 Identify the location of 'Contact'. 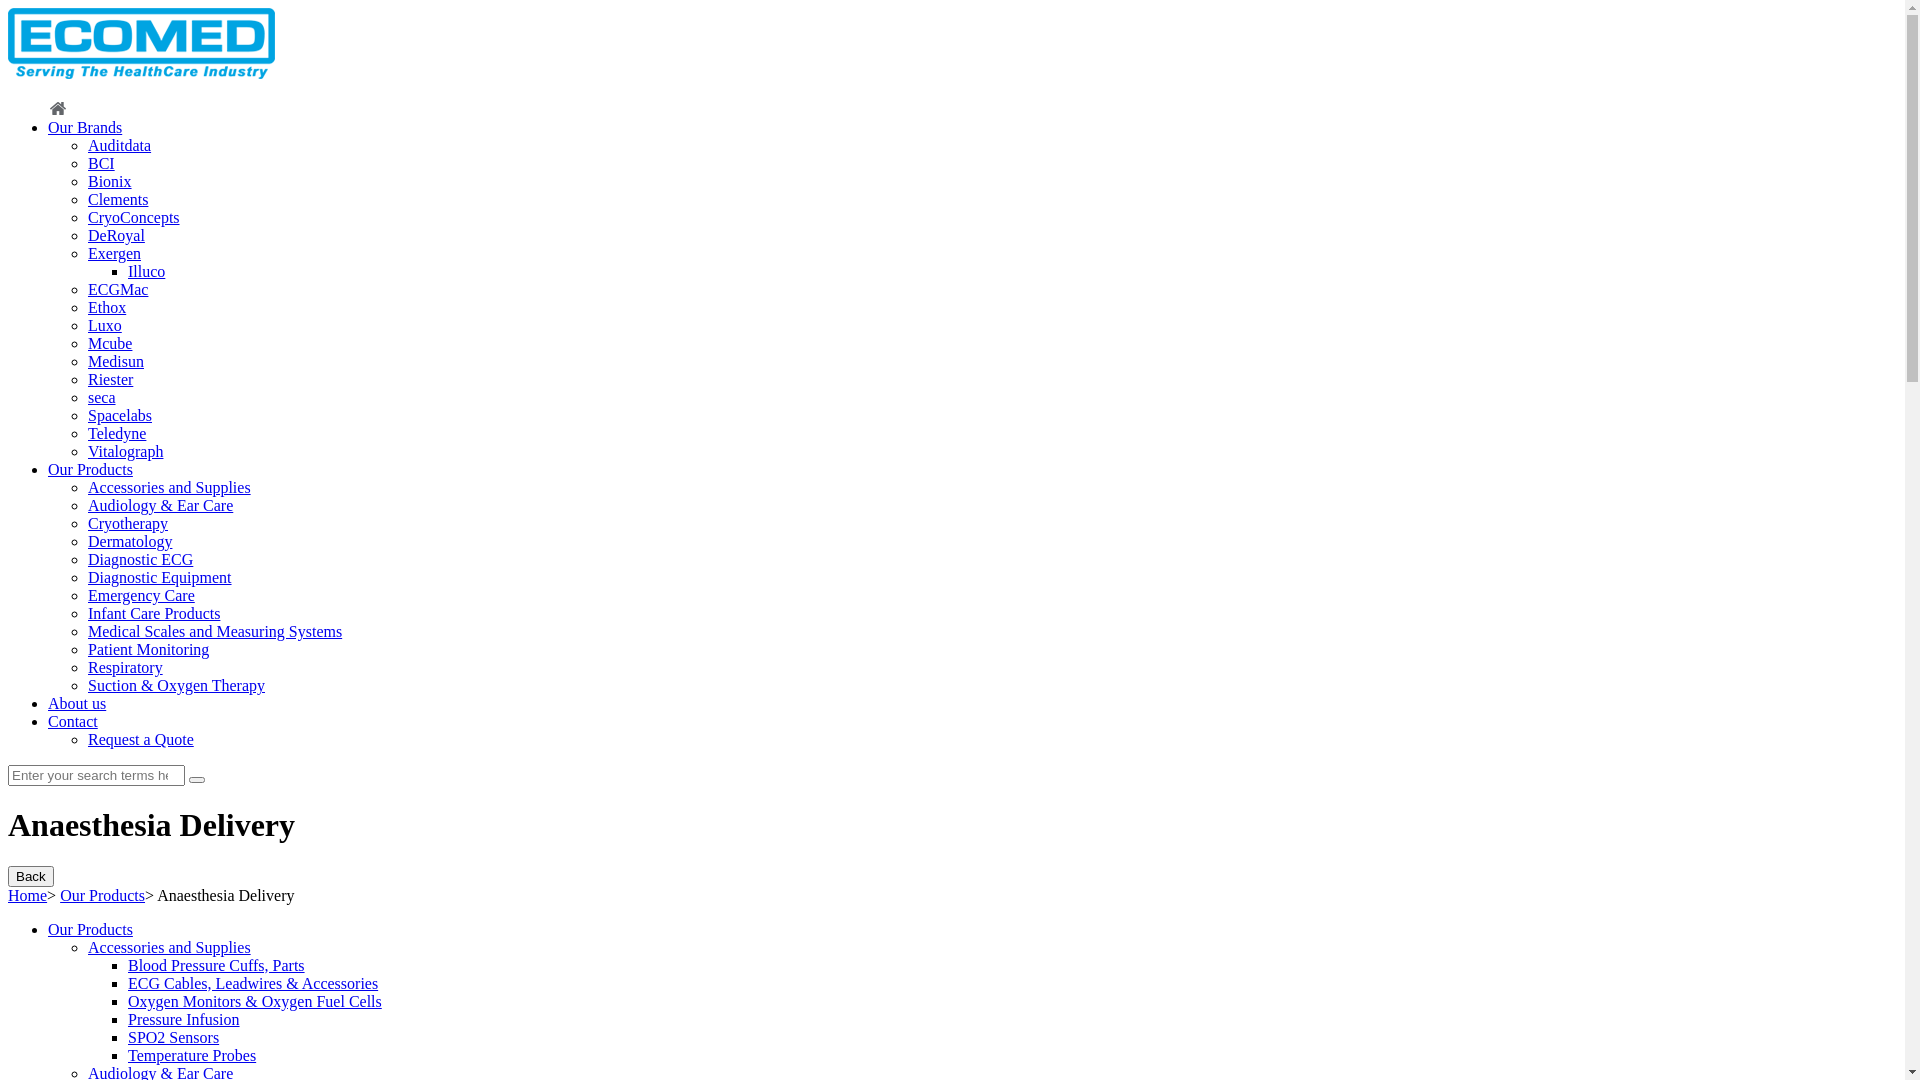
(72, 721).